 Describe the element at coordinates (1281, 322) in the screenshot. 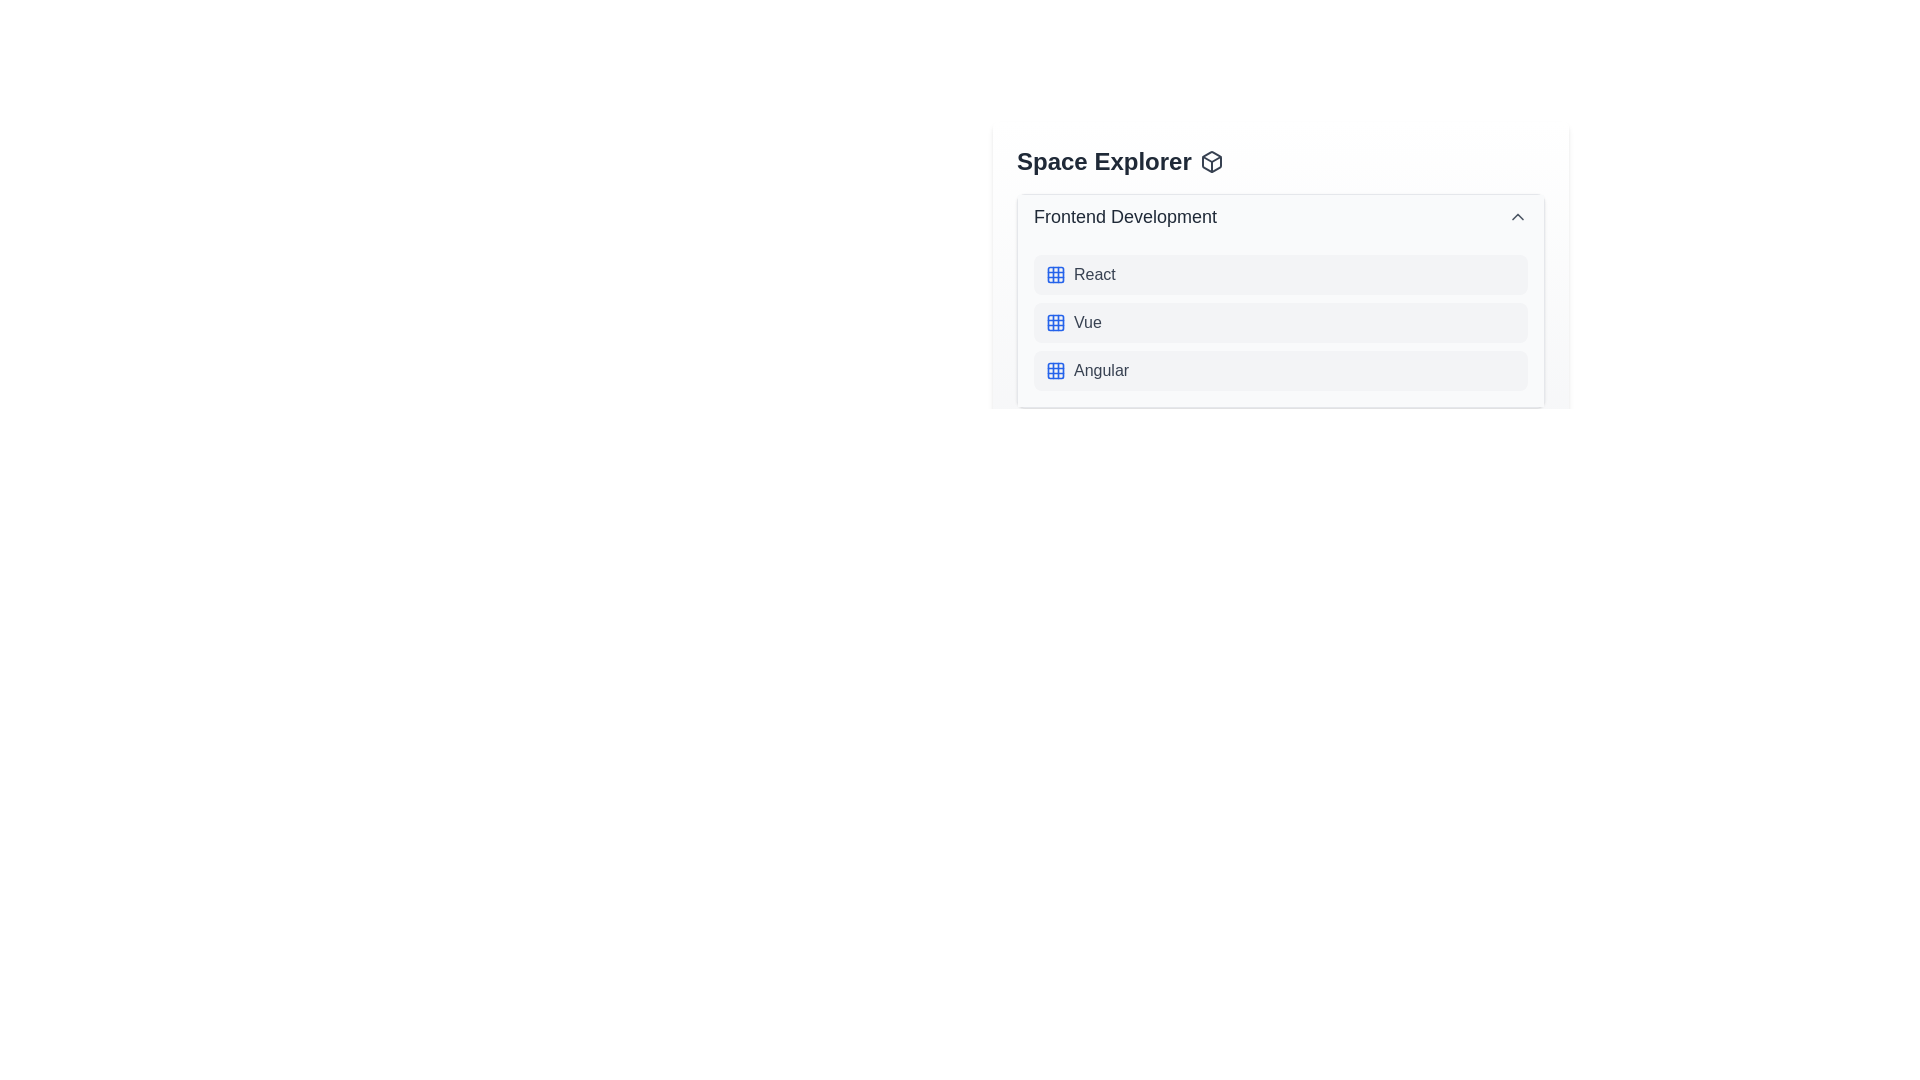

I see `the second item in the list styled as a button, representing the 'Vue' topic` at that location.